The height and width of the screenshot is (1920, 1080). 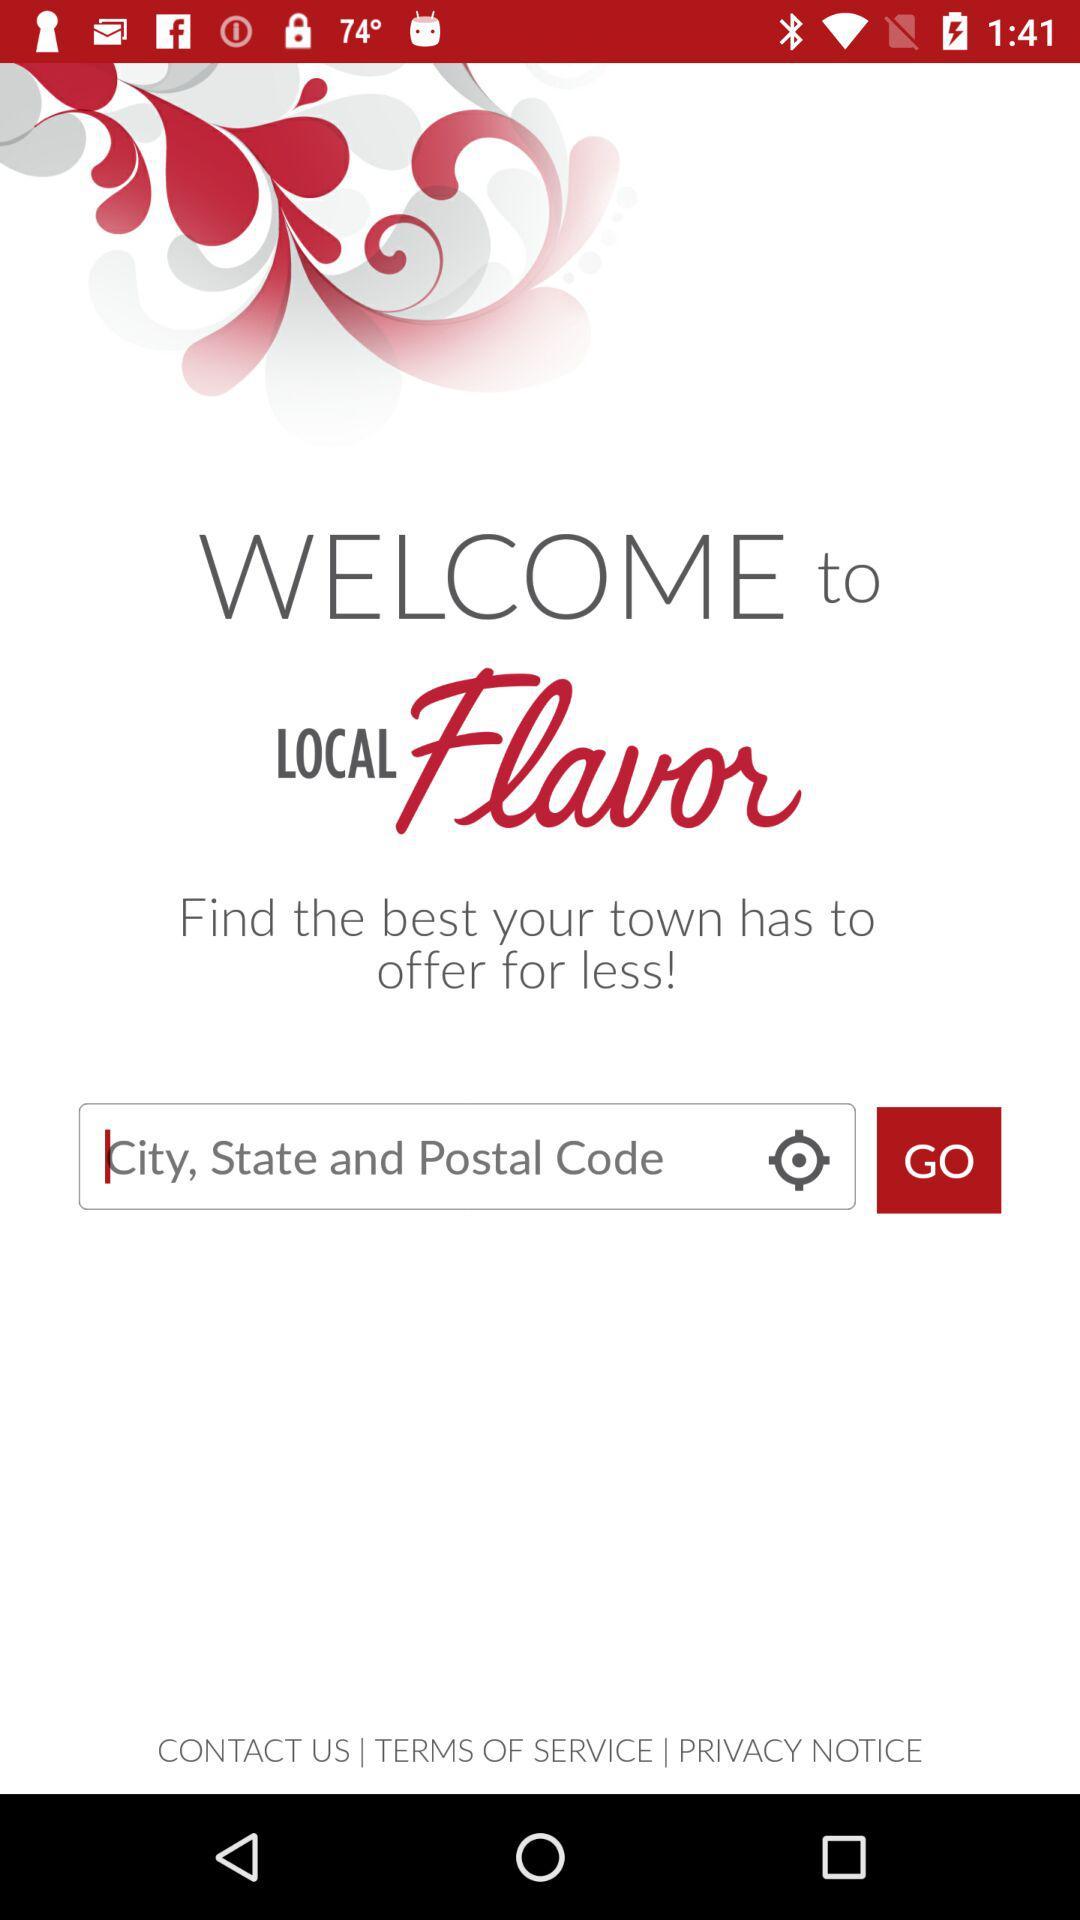 I want to click on location input box, so click(x=467, y=1156).